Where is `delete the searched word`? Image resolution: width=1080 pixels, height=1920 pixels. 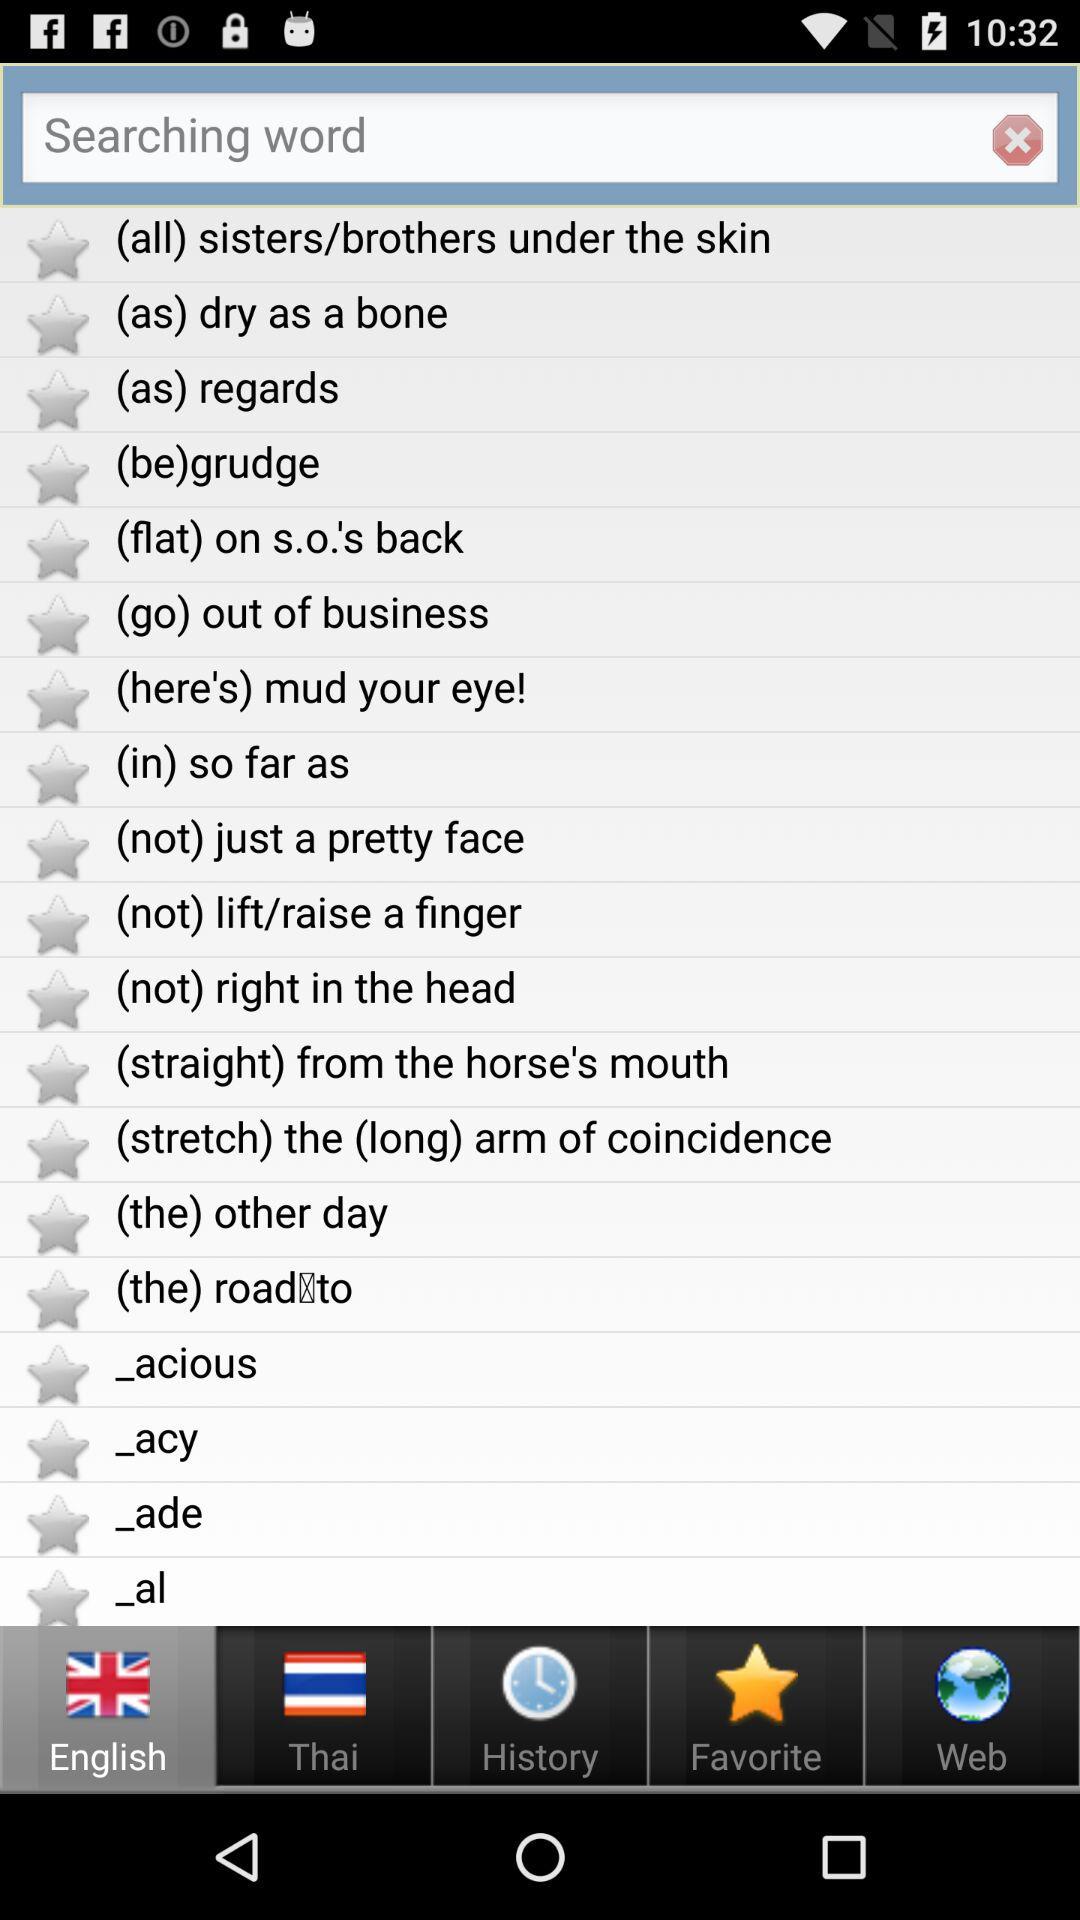
delete the searched word is located at coordinates (1017, 139).